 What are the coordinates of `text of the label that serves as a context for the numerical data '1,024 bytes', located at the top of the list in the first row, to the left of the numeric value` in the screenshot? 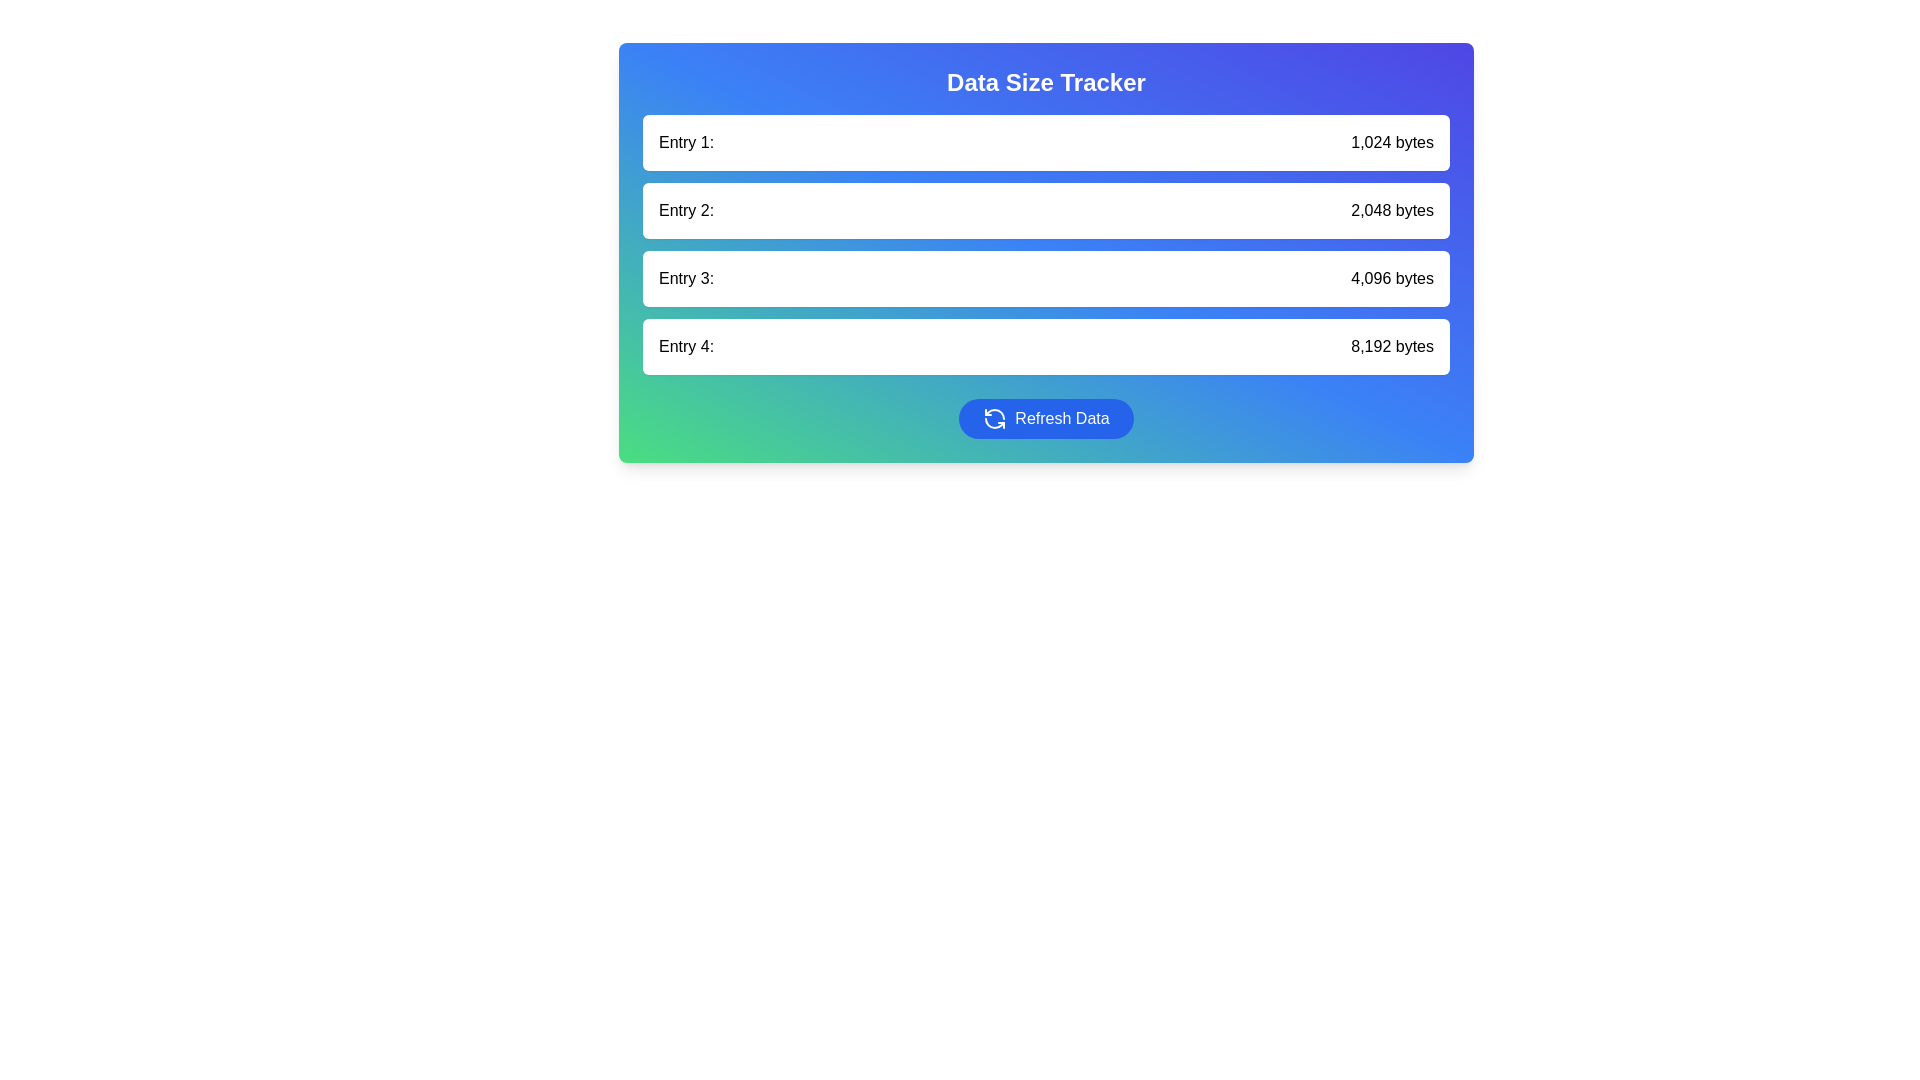 It's located at (686, 141).